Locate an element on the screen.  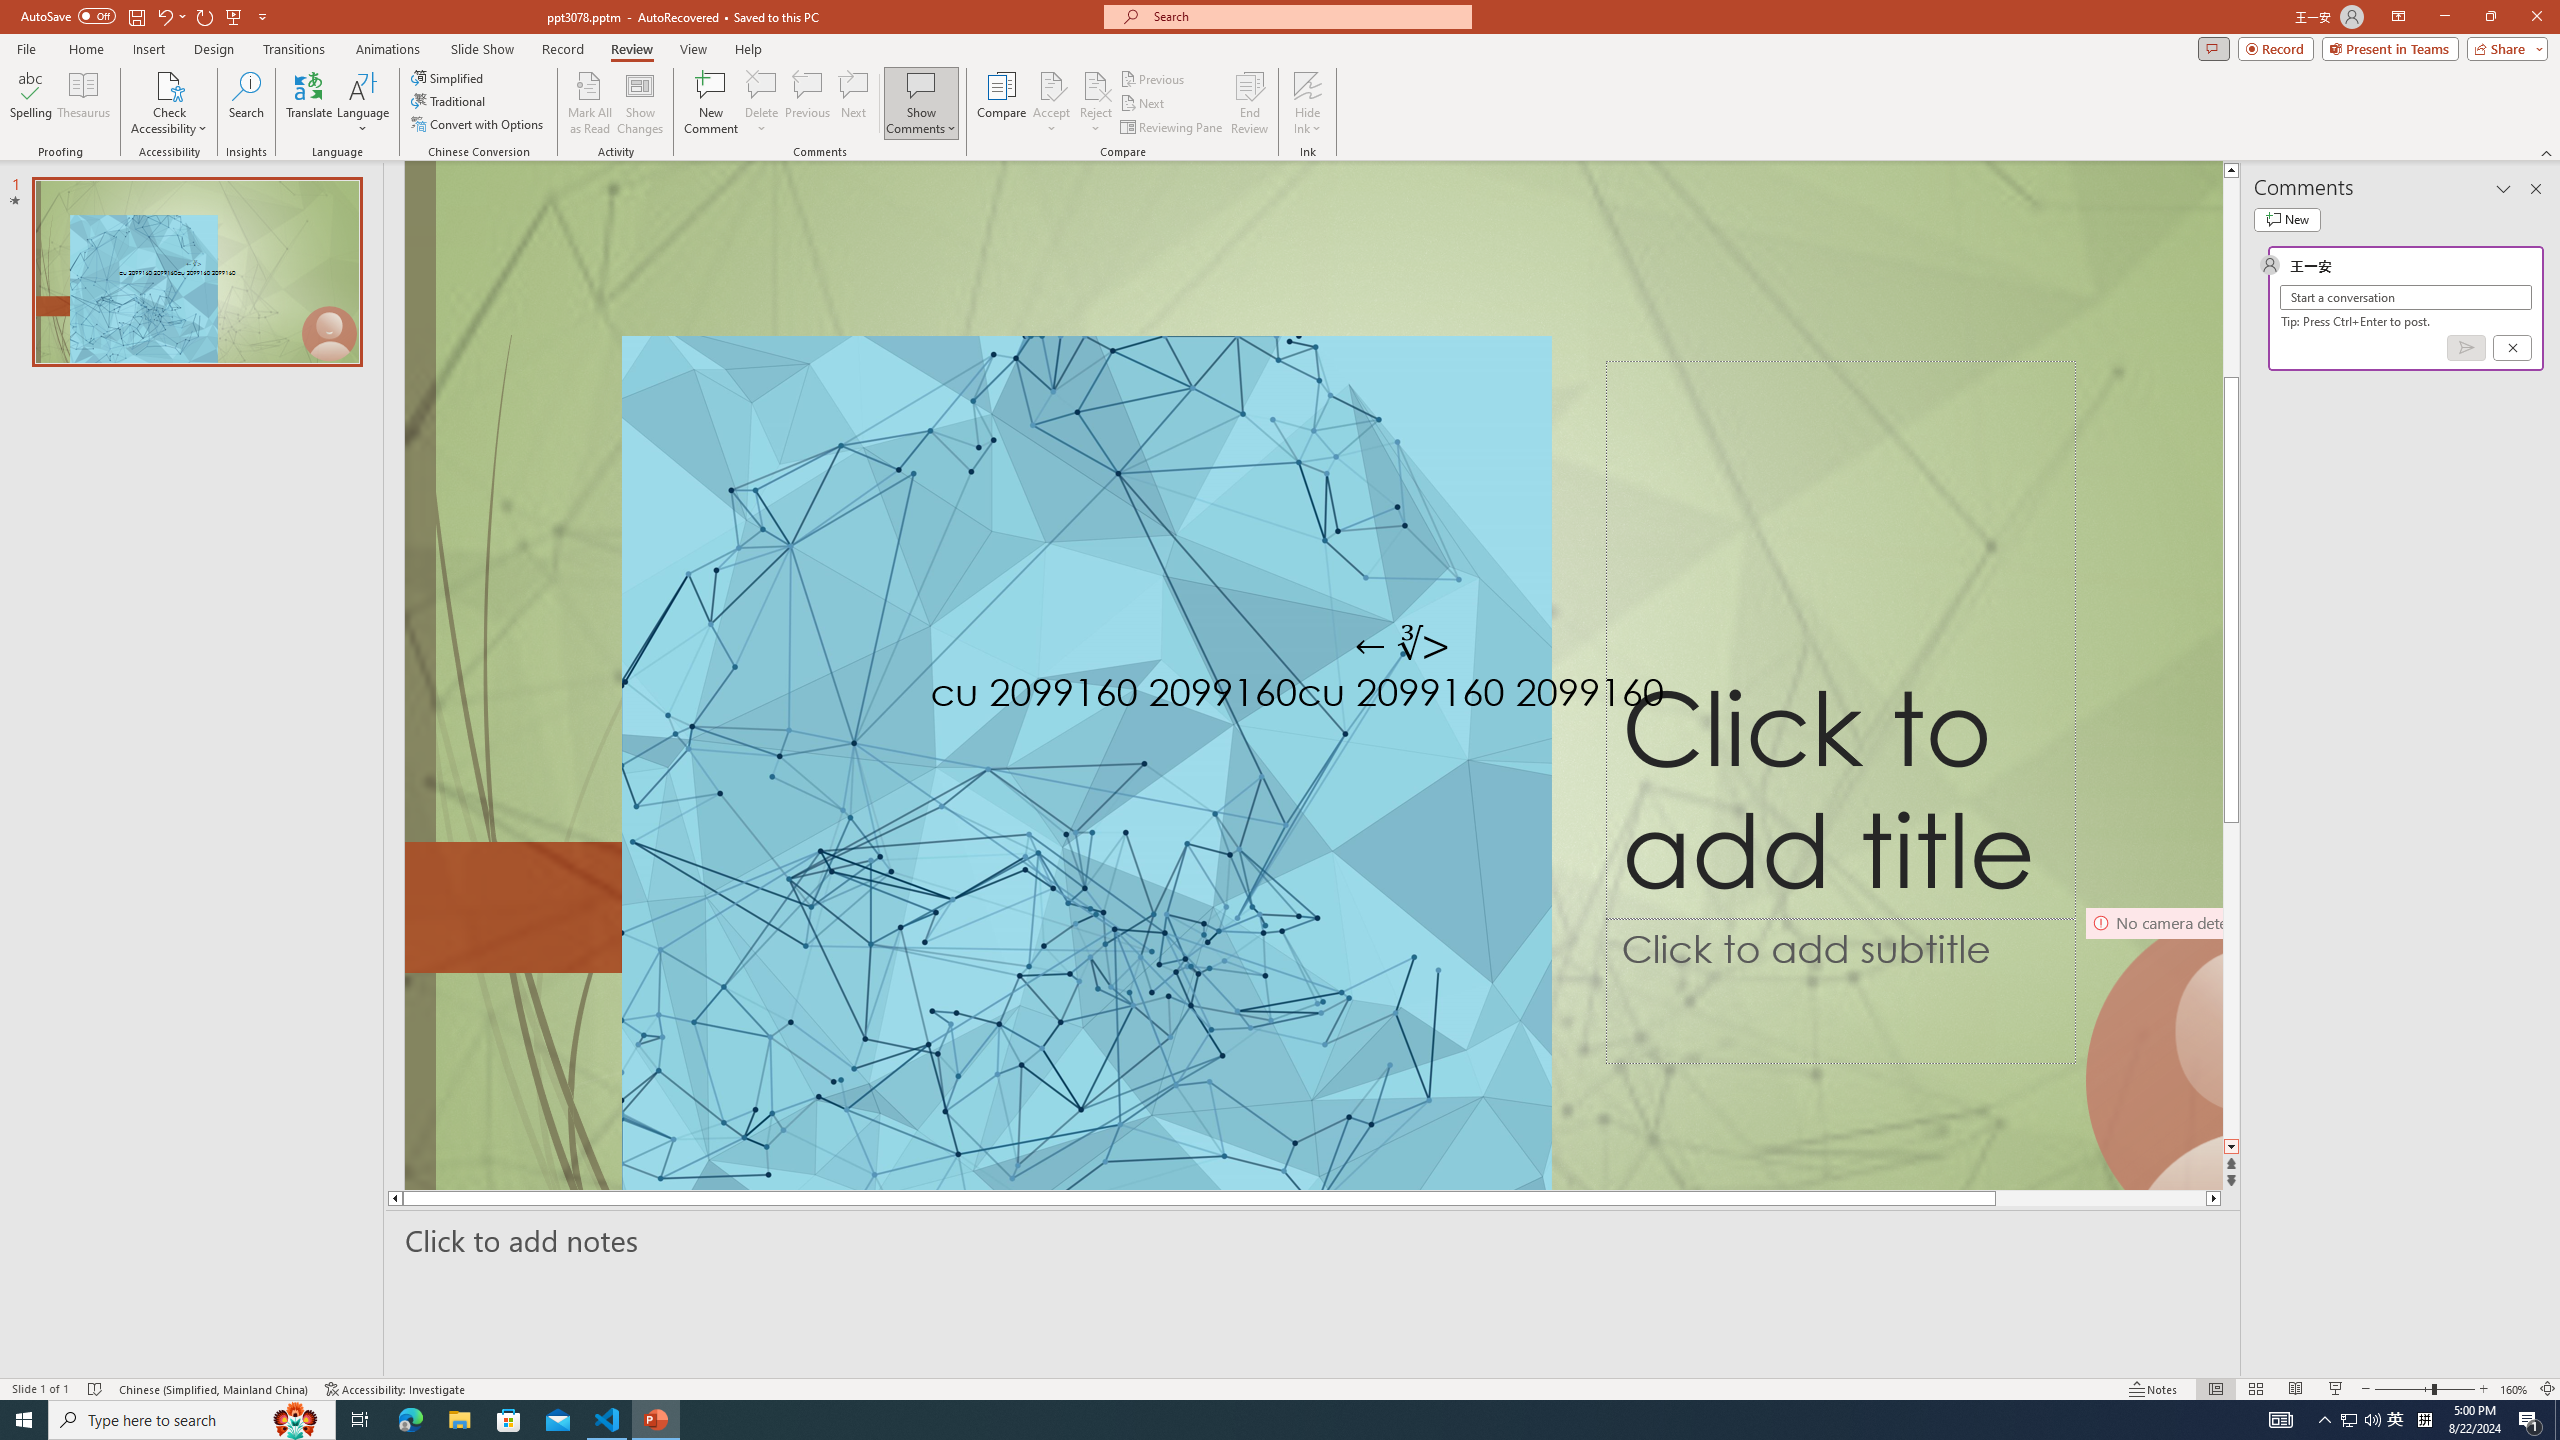
'Previous' is located at coordinates (1153, 78).